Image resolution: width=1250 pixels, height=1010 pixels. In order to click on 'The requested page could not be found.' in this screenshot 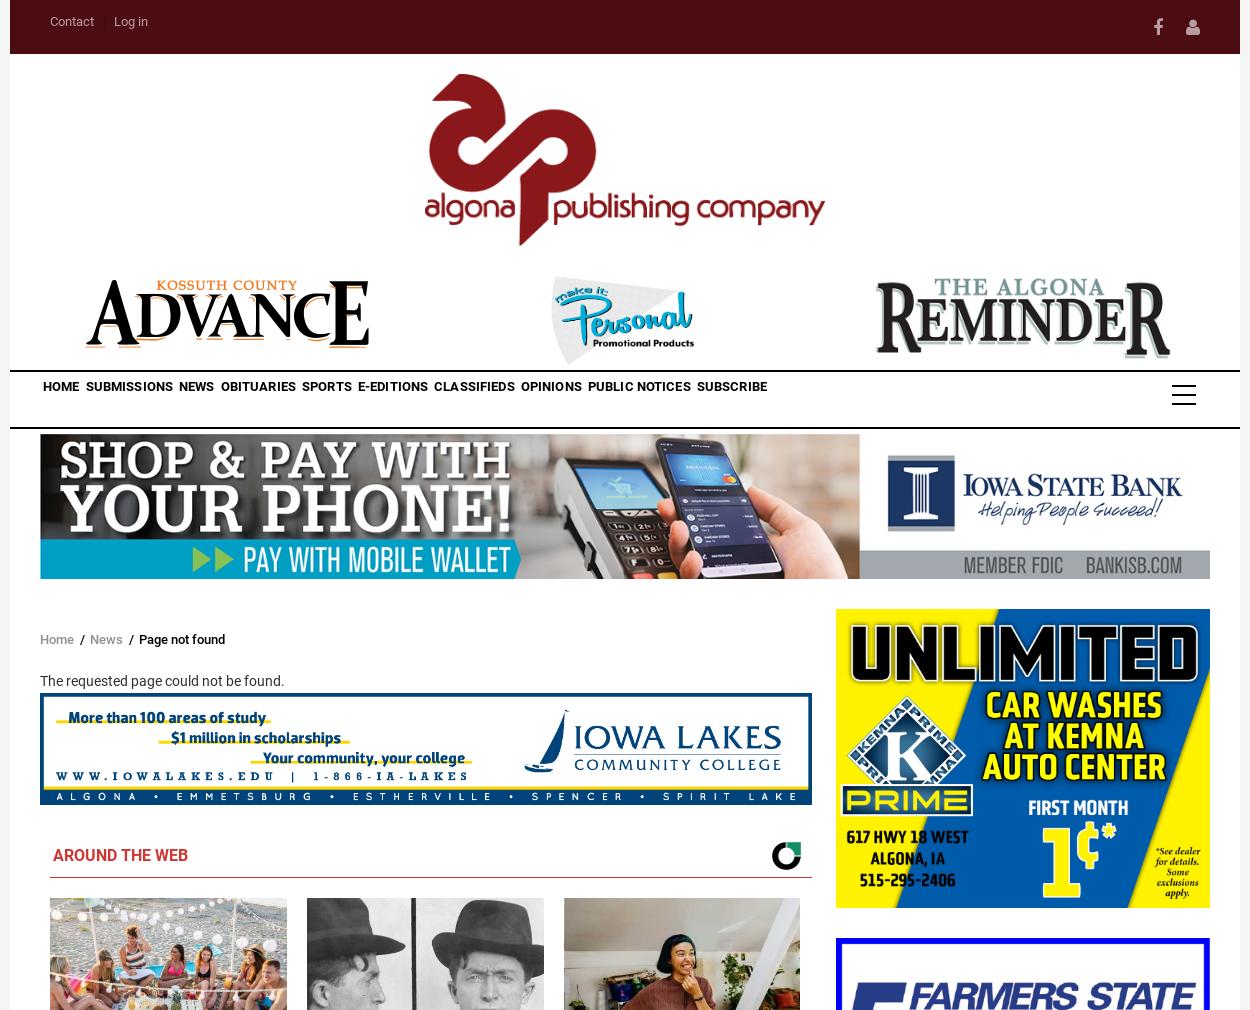, I will do `click(40, 680)`.